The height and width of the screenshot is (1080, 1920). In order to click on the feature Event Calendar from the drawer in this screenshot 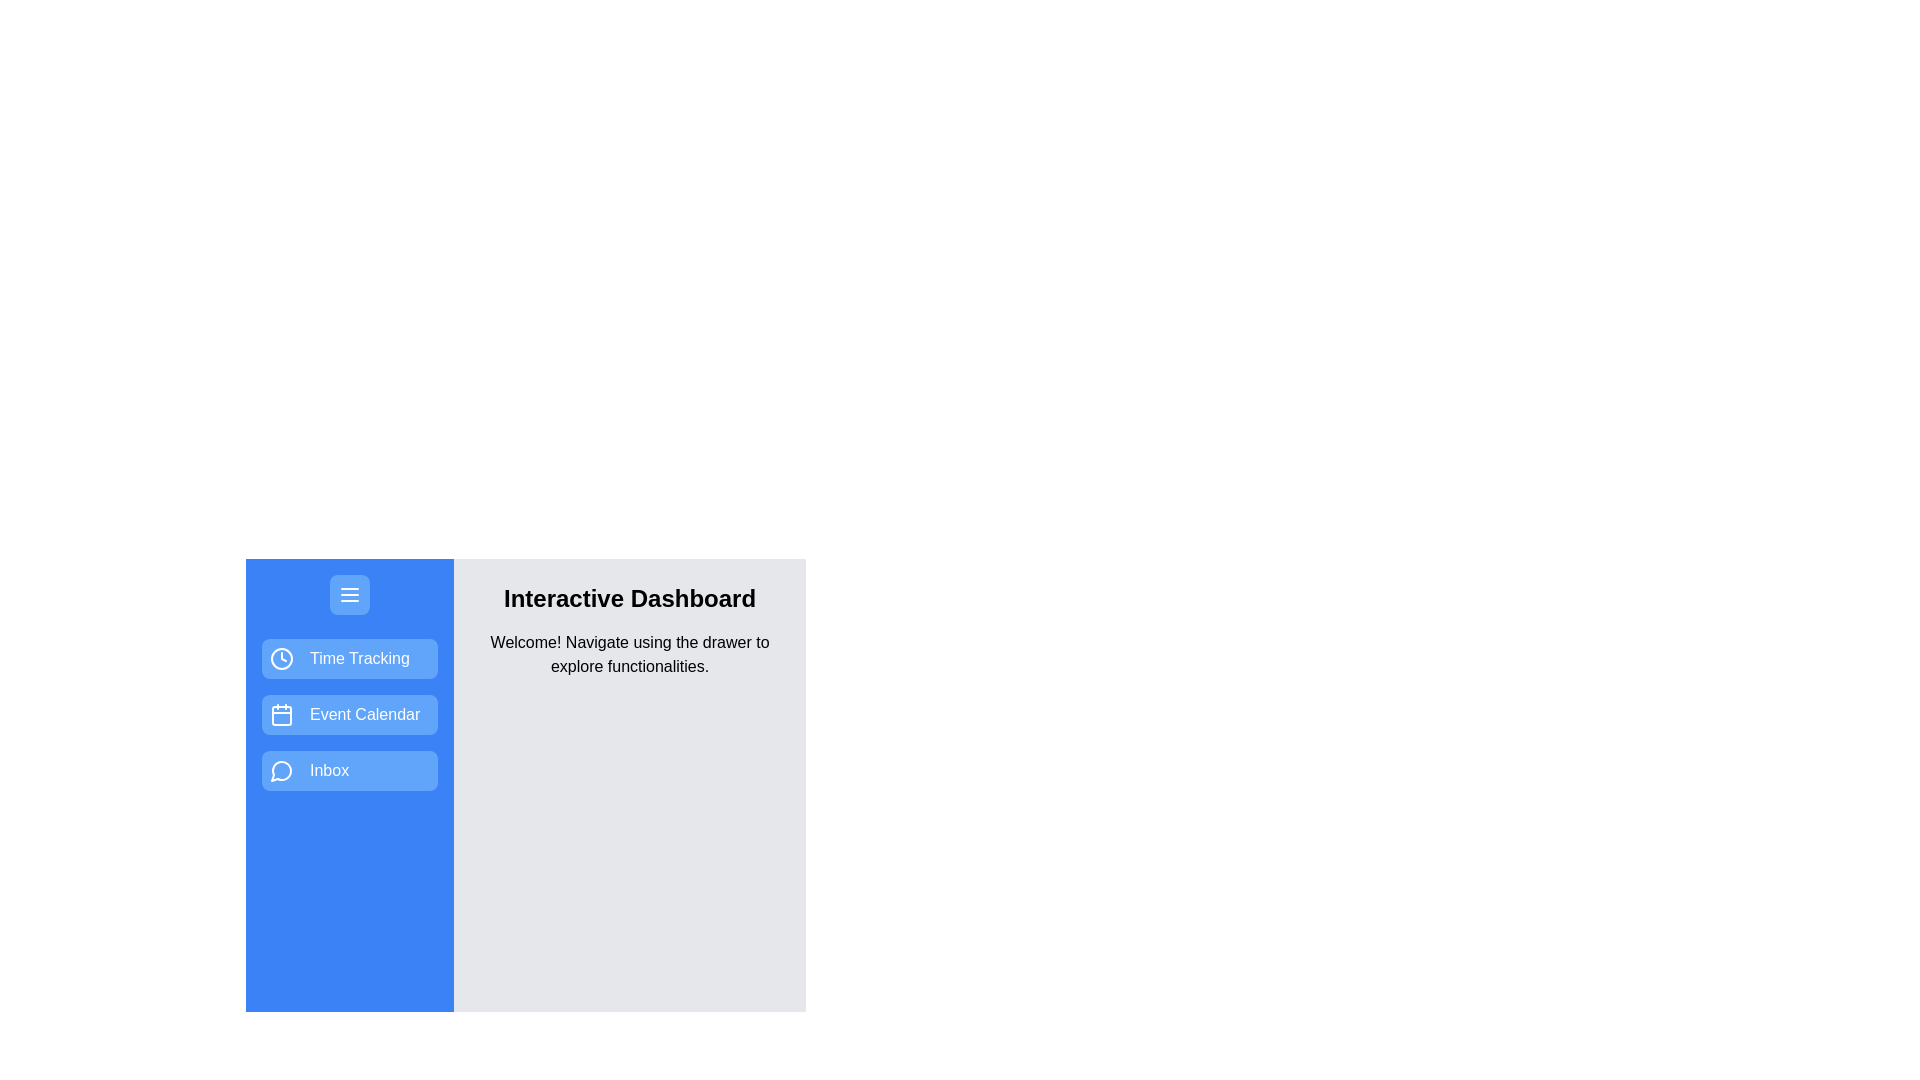, I will do `click(350, 713)`.